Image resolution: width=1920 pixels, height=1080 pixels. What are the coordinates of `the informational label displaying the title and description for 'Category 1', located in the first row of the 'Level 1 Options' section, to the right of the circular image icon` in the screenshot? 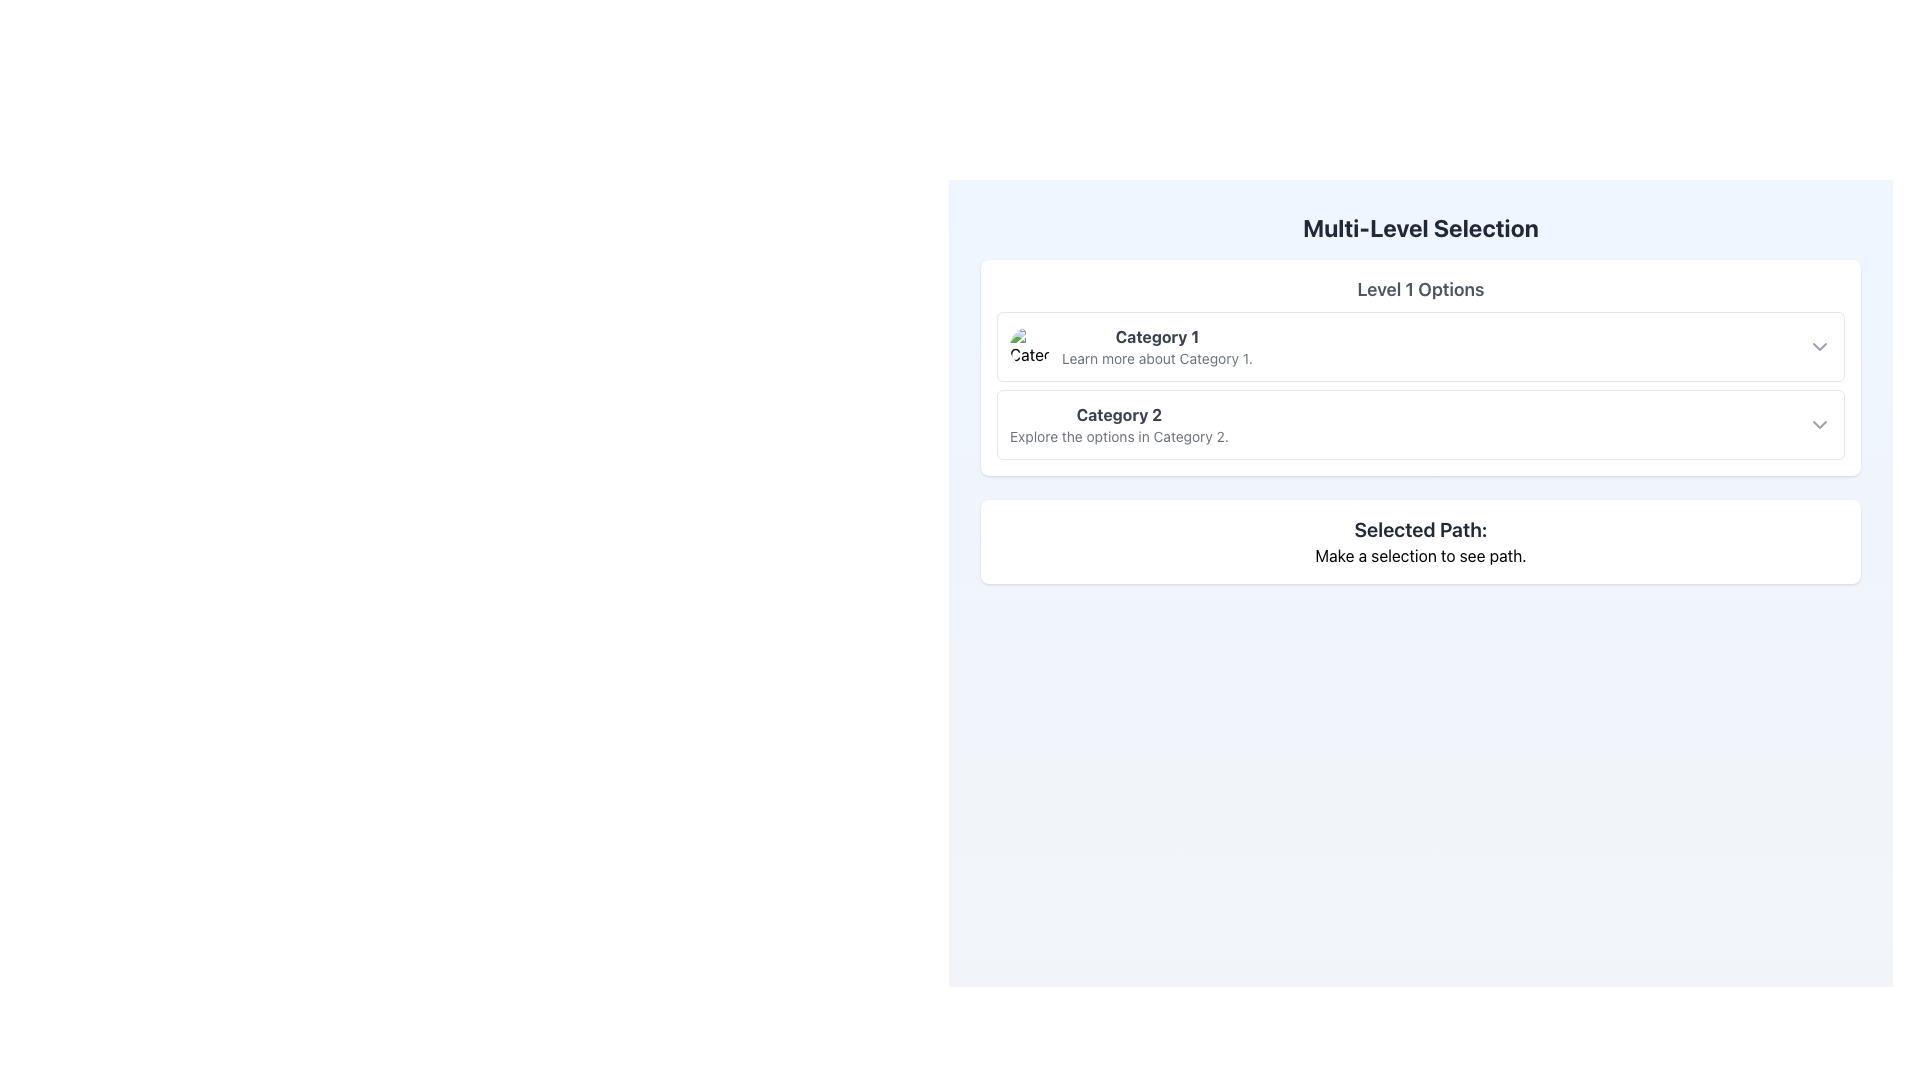 It's located at (1157, 346).